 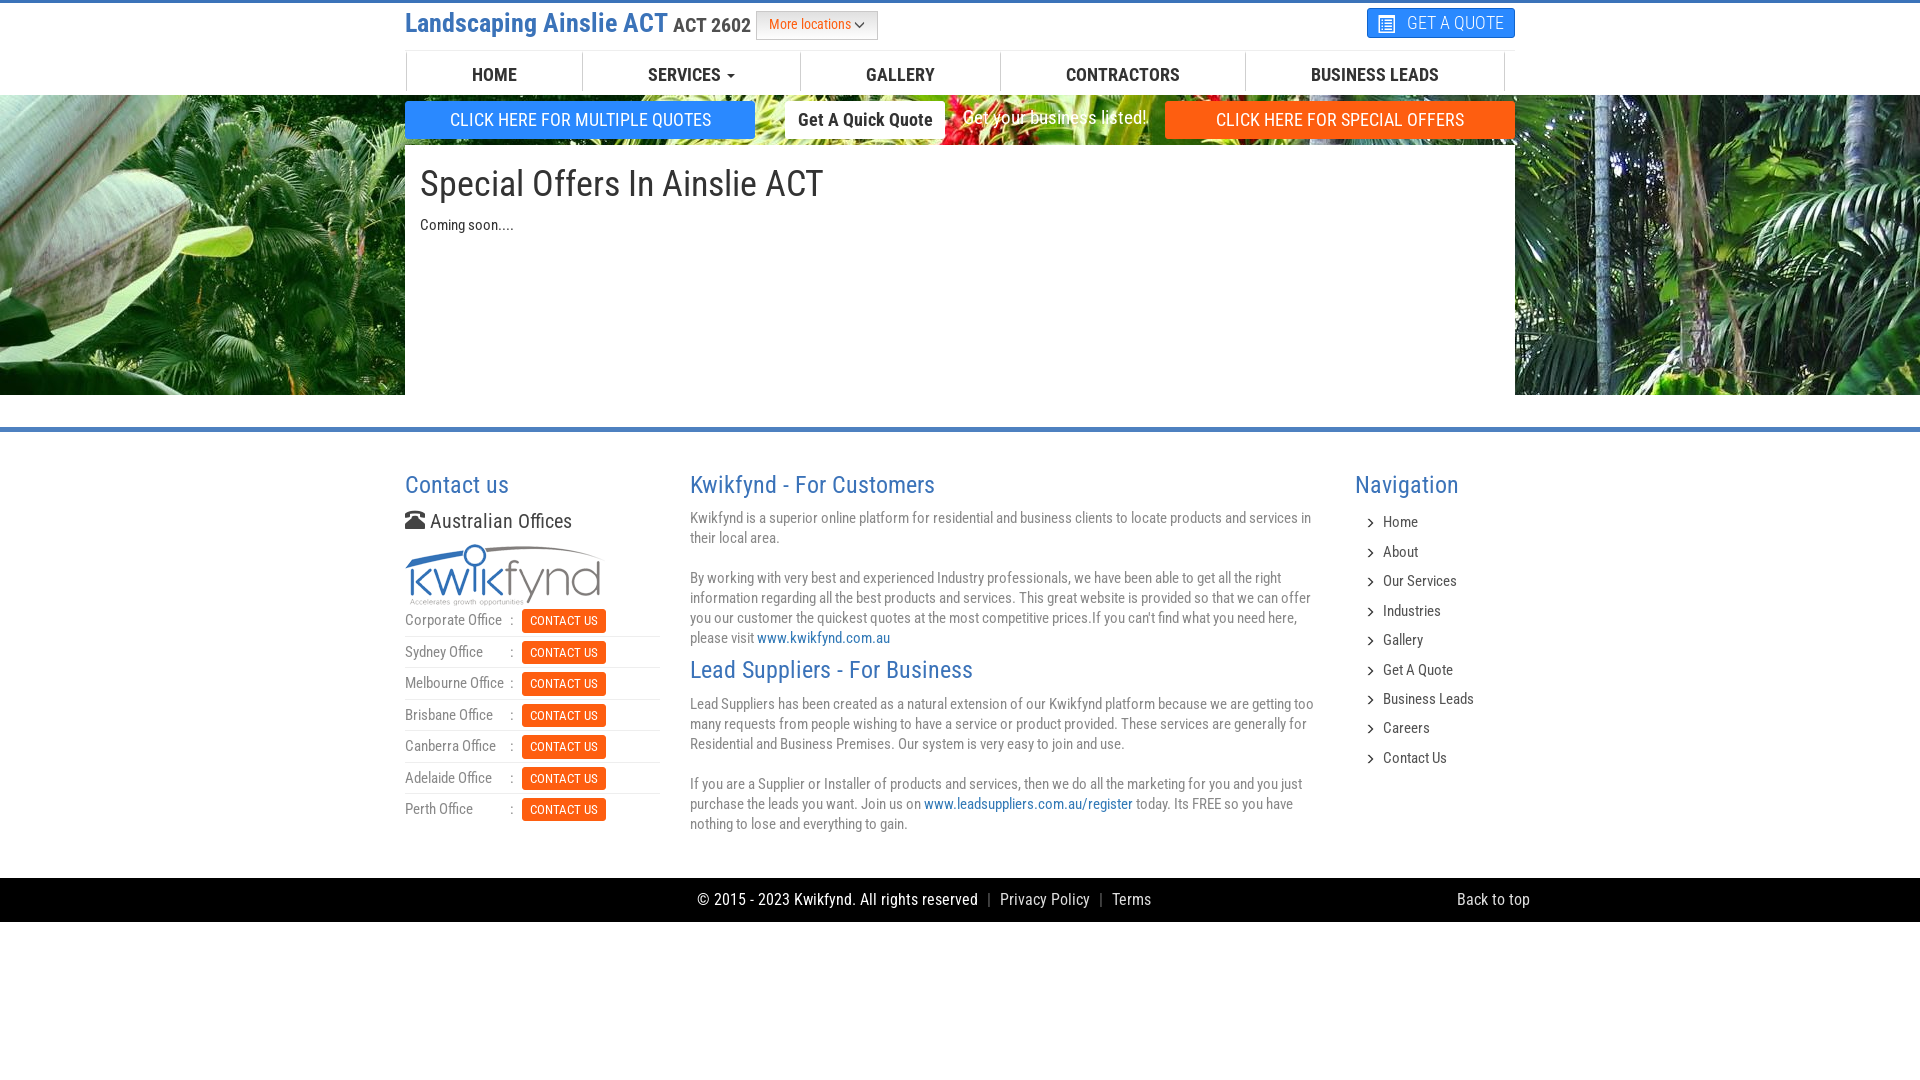 I want to click on 'More locations', so click(x=754, y=25).